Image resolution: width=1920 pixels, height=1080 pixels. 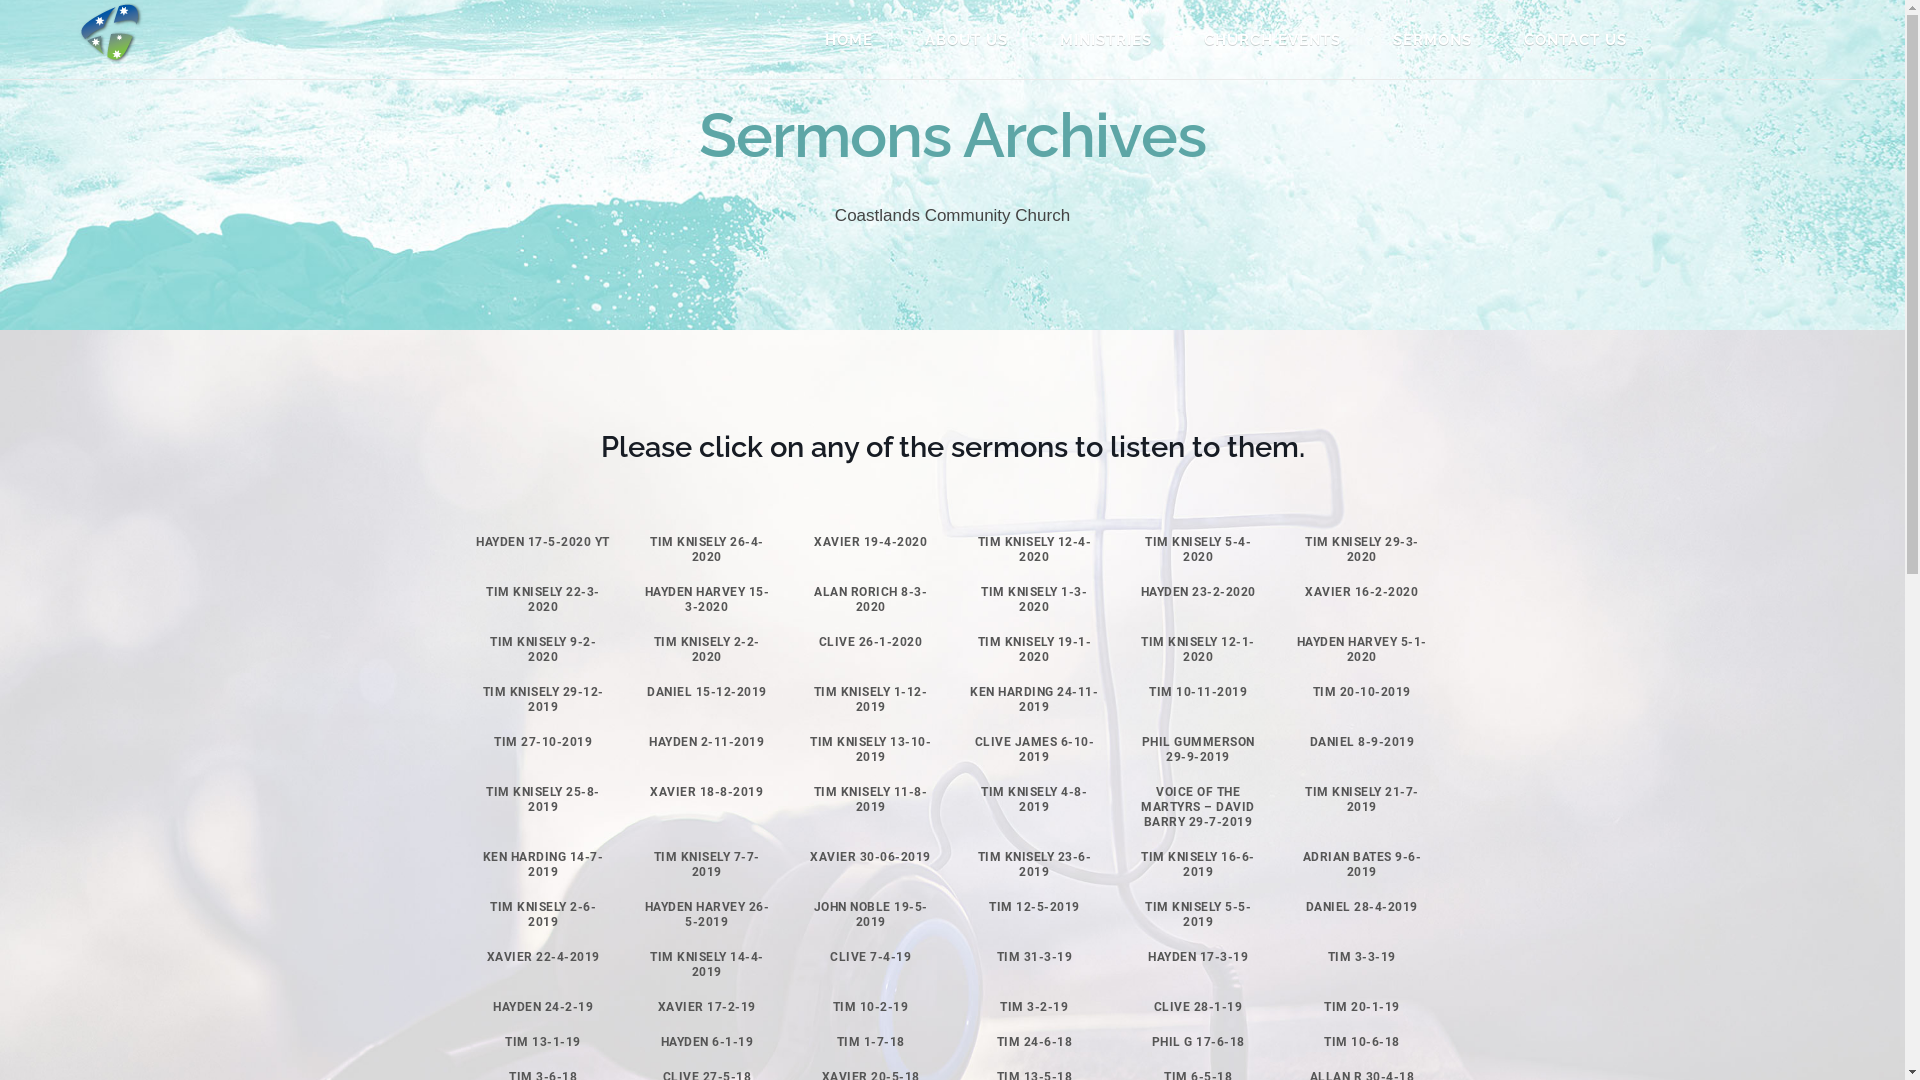 What do you see at coordinates (1361, 549) in the screenshot?
I see `'TIM KNISELY 29-3-2020'` at bounding box center [1361, 549].